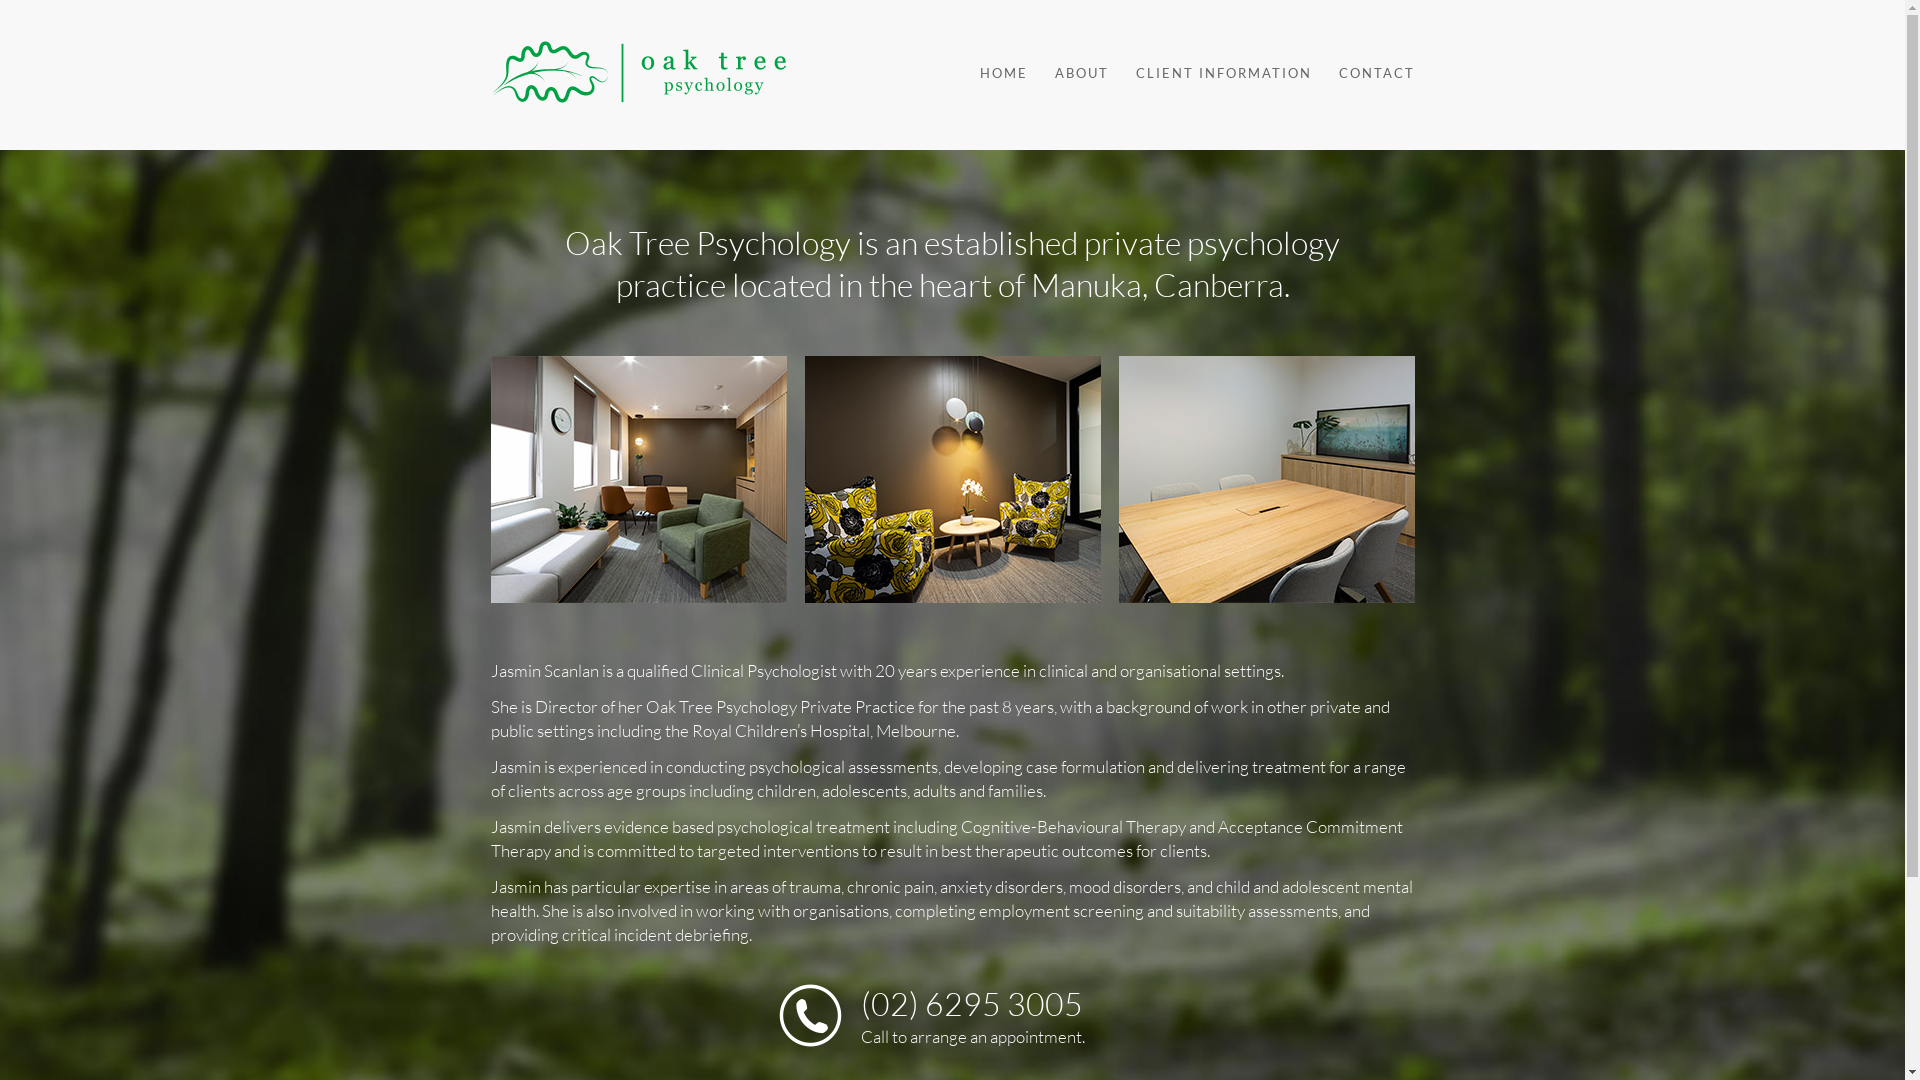 The height and width of the screenshot is (1080, 1920). Describe the element at coordinates (992, 72) in the screenshot. I see `'HOME'` at that location.